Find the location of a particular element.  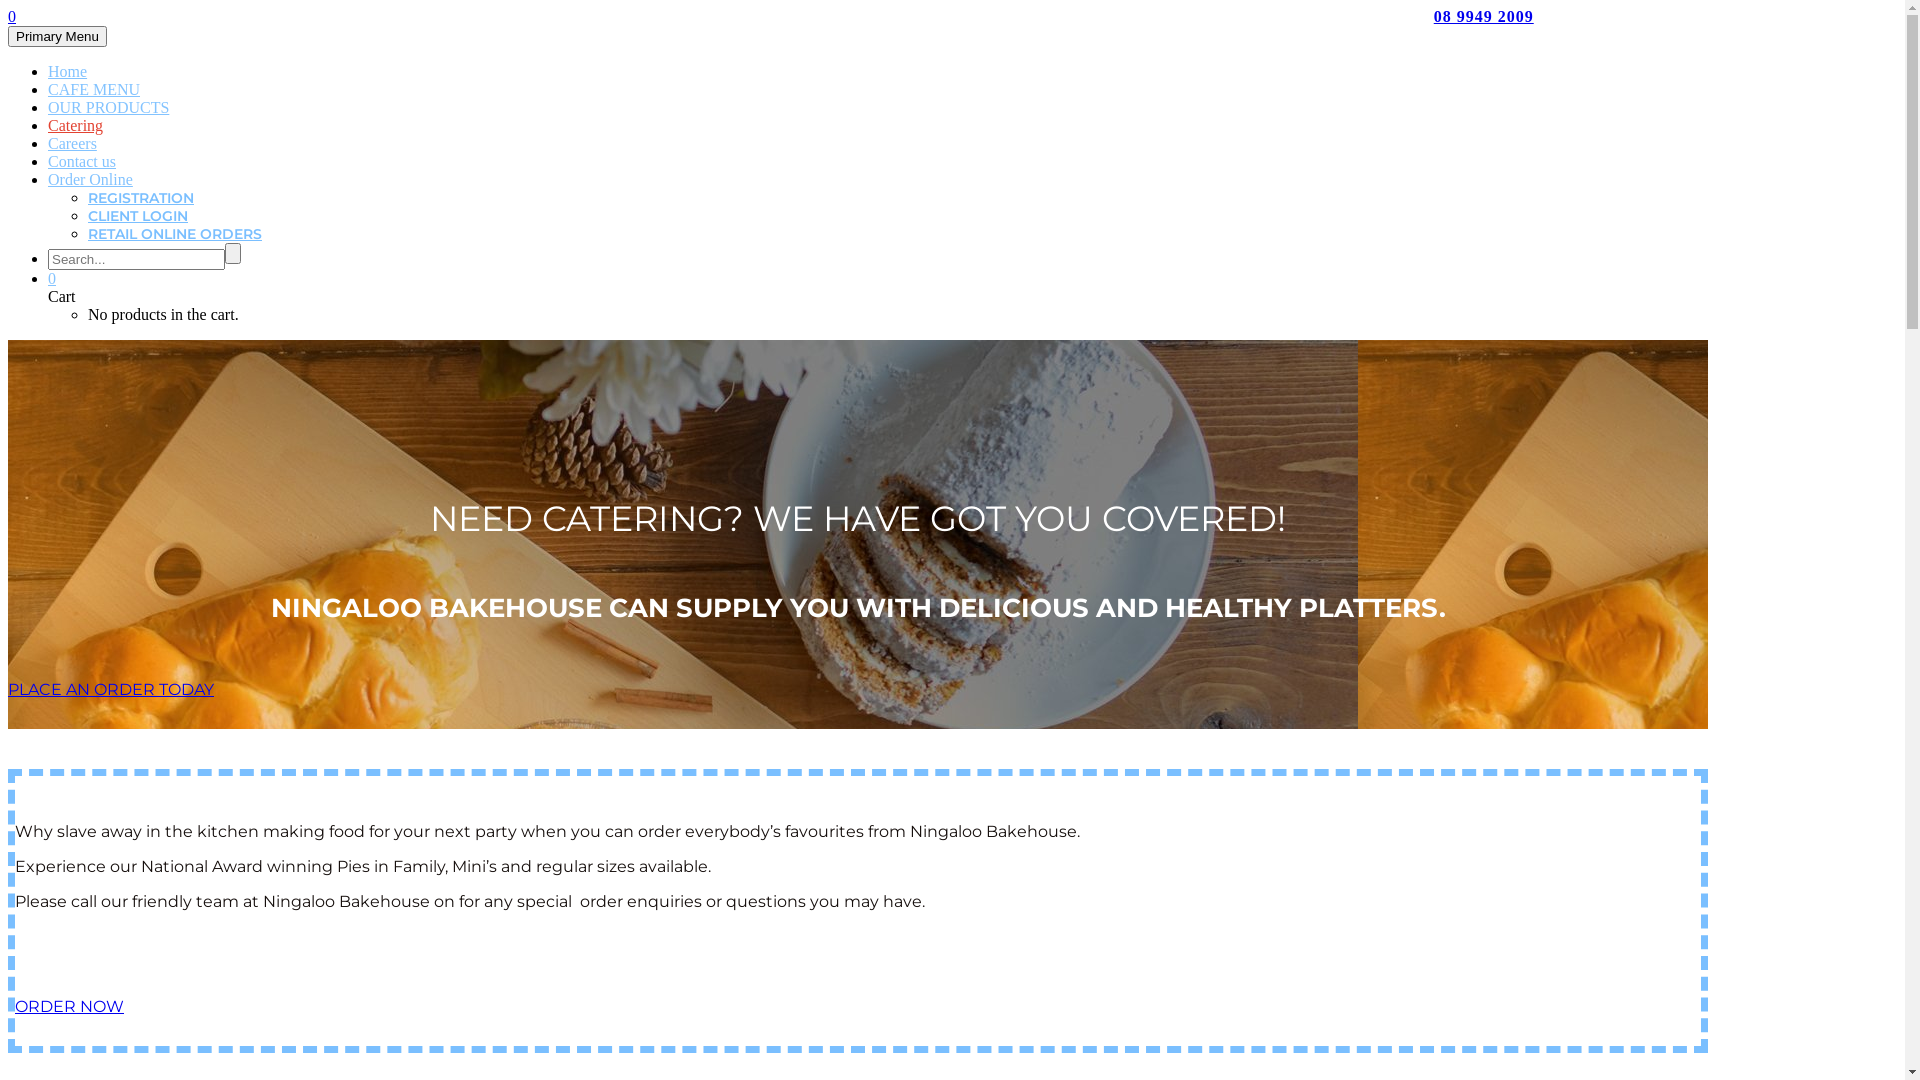

'Careers' is located at coordinates (72, 142).